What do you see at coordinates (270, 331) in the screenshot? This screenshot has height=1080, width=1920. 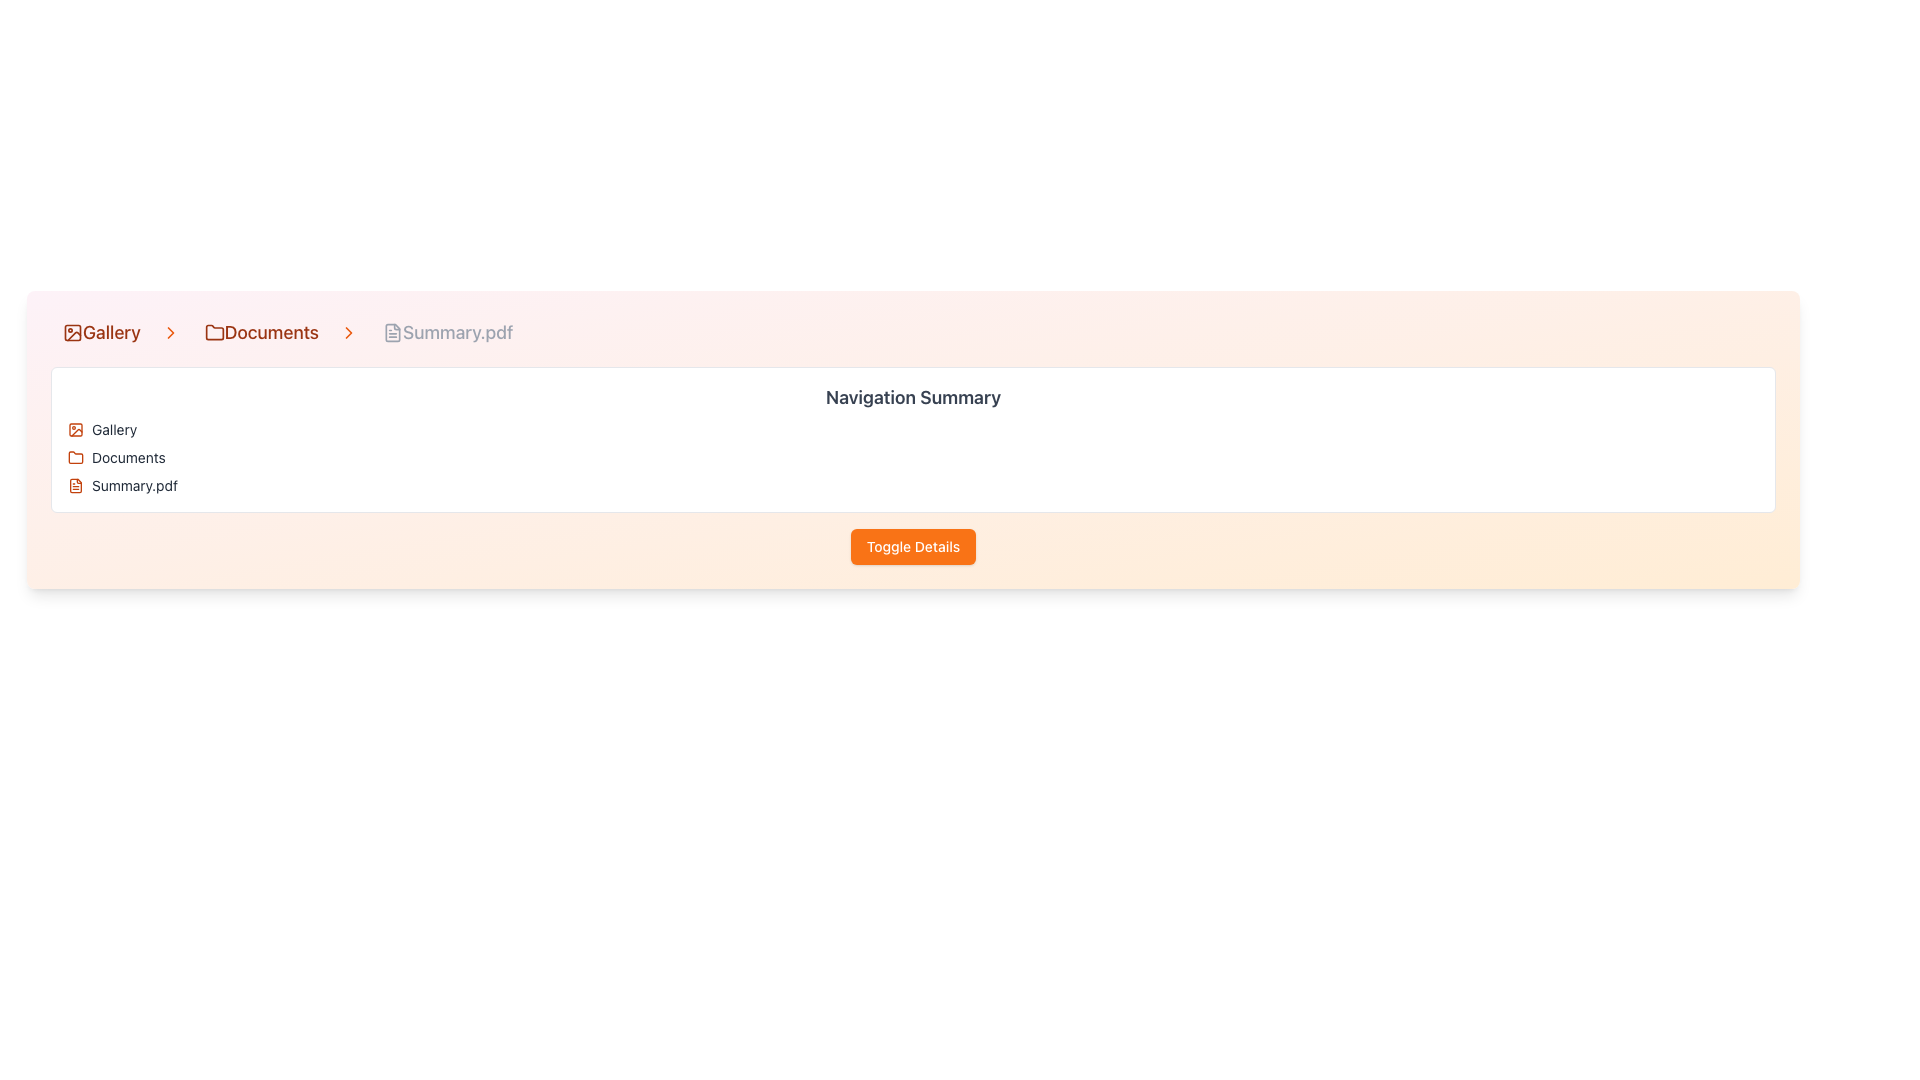 I see `the third text label in the breadcrumb navigation that links to the 'Documents' section` at bounding box center [270, 331].